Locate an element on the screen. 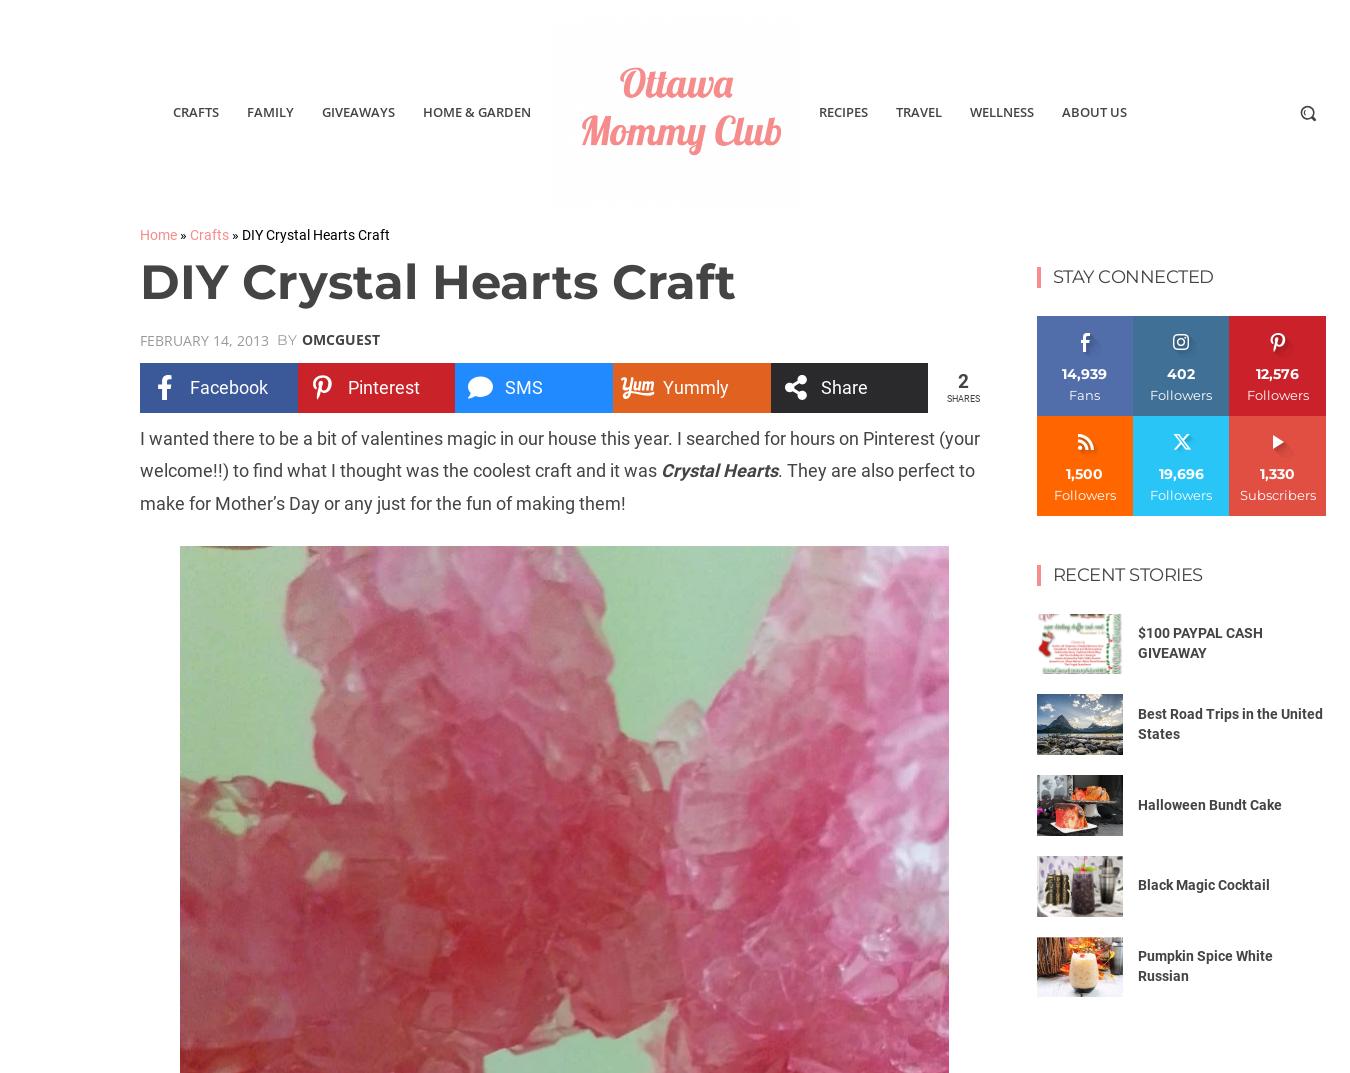 Image resolution: width=1350 pixels, height=1073 pixels. '1,500' is located at coordinates (1065, 472).